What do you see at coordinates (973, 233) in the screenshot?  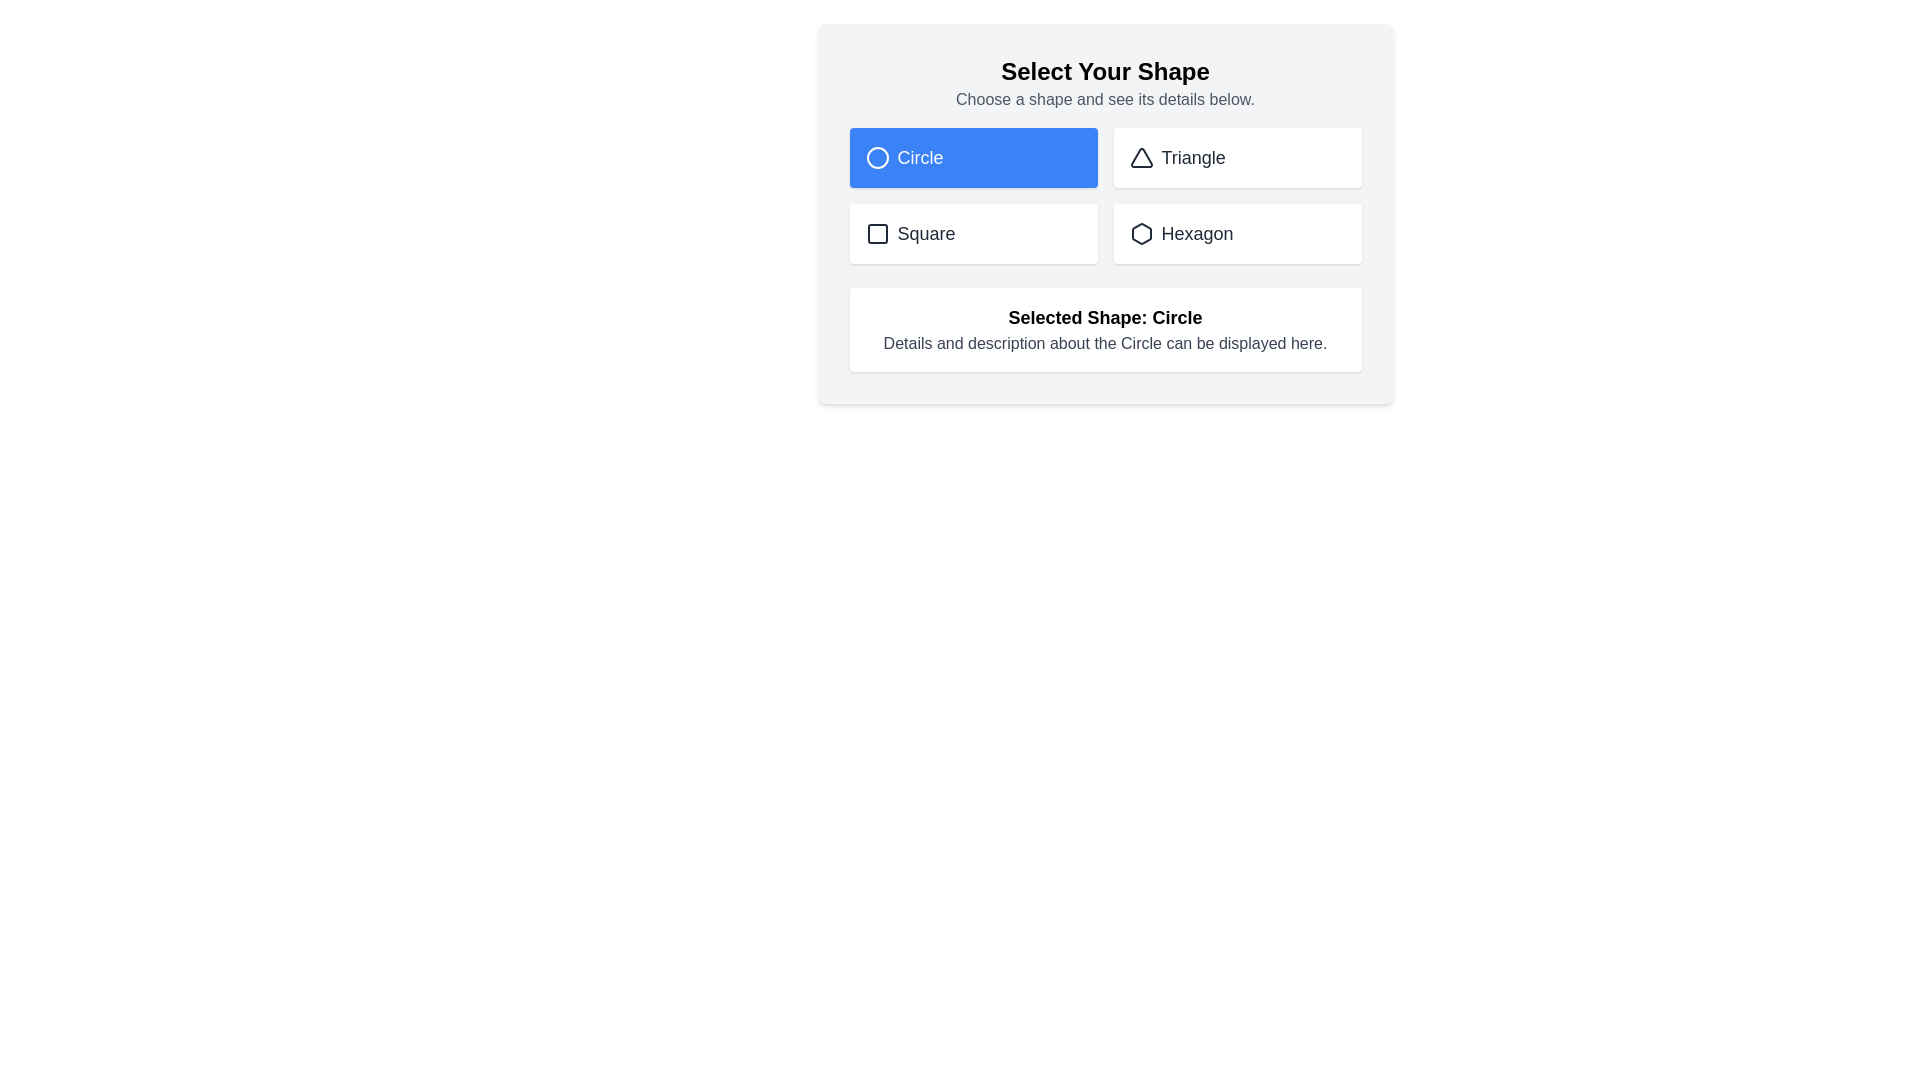 I see `the 'Square' button, which has a light background and a square outline icon` at bounding box center [973, 233].